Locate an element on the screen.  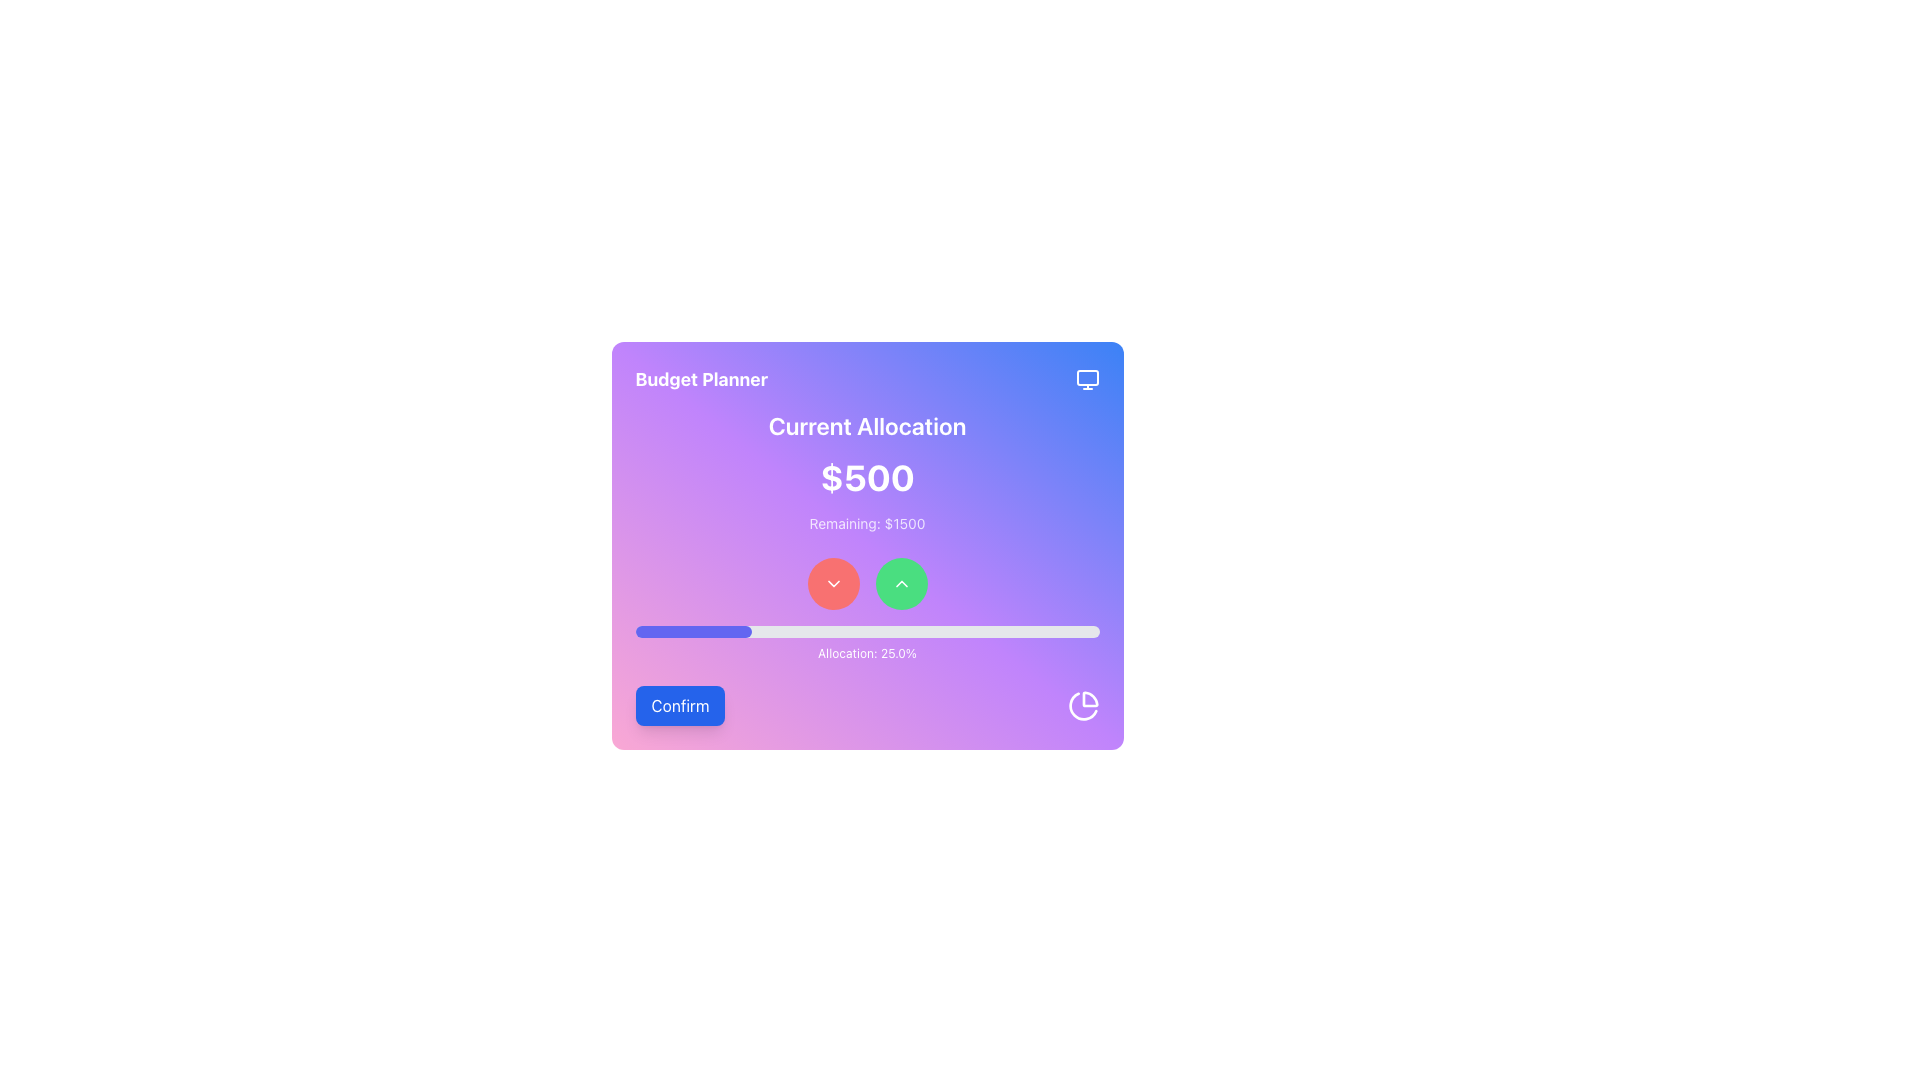
the budget value label that indicates the current allocated budget value, positioned between the 'Current Allocation' label above and the 'Remaining: $1500' text below is located at coordinates (867, 478).